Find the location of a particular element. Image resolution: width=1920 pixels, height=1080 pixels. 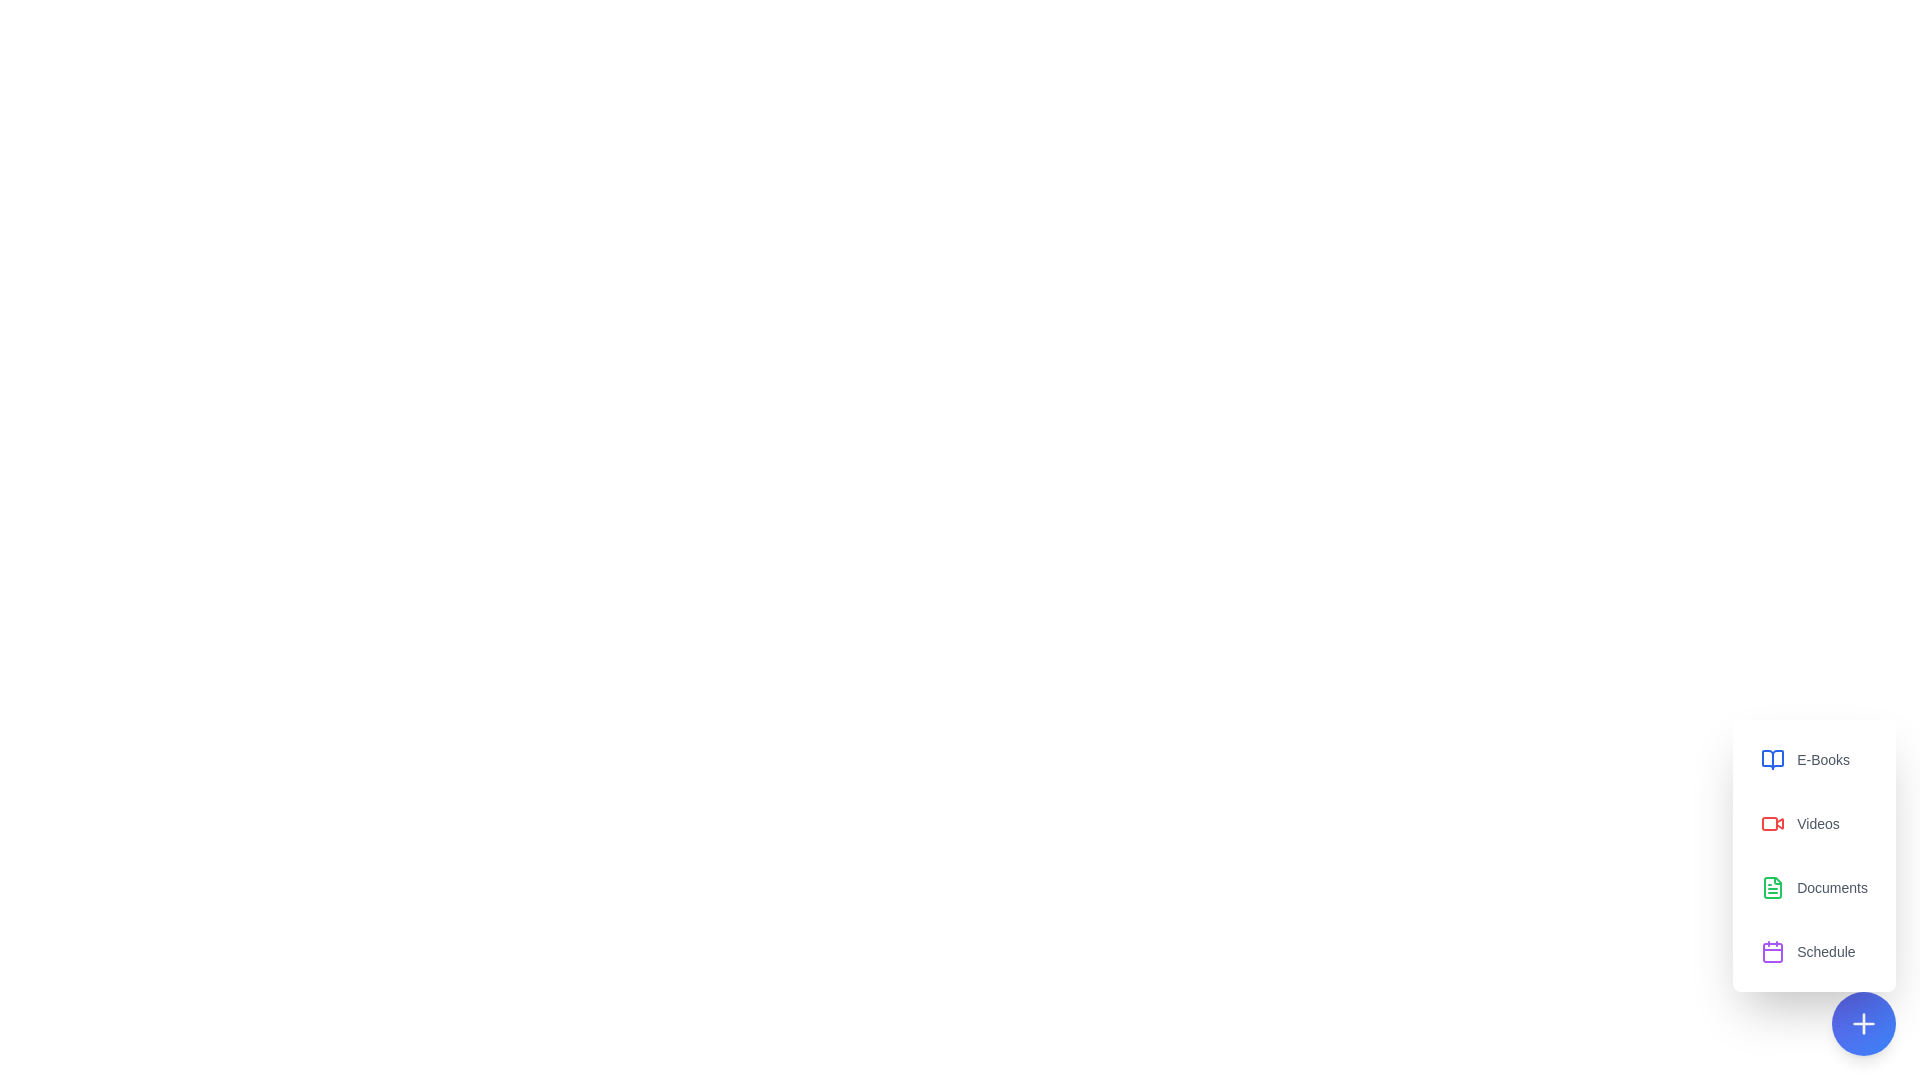

the floating action button to toggle the visibility of the resource menu is located at coordinates (1862, 1023).